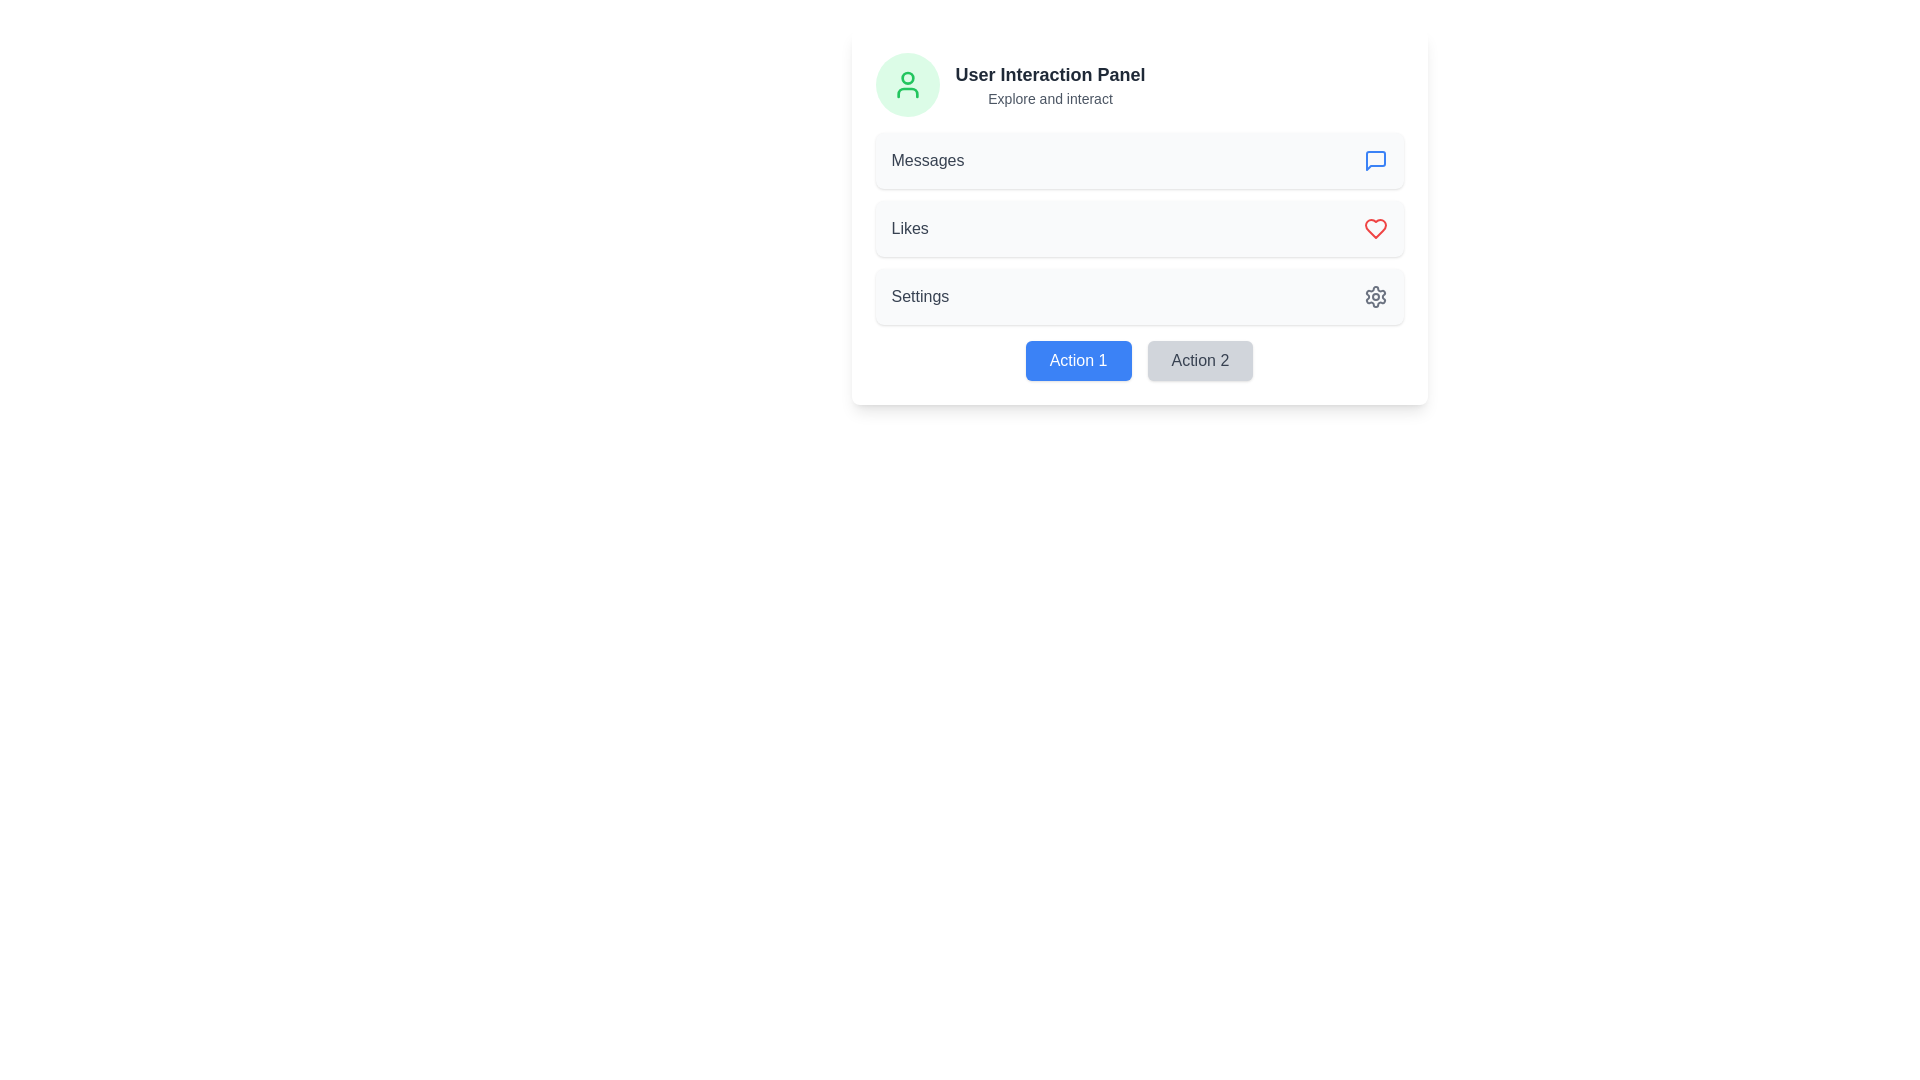  Describe the element at coordinates (906, 83) in the screenshot. I see `the user profile icon located at the center of a green circular background in the top-left corner of the 'User Interaction Panel'` at that location.